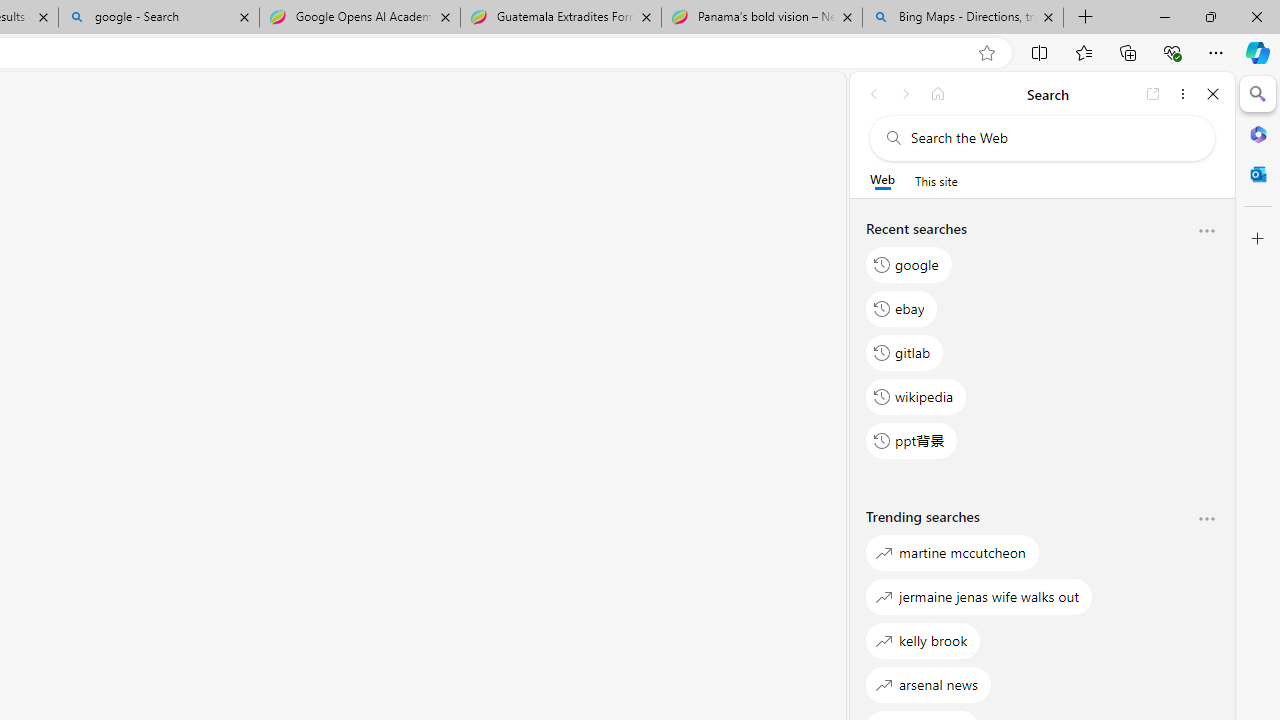  Describe the element at coordinates (881, 180) in the screenshot. I see `'Web scope'` at that location.